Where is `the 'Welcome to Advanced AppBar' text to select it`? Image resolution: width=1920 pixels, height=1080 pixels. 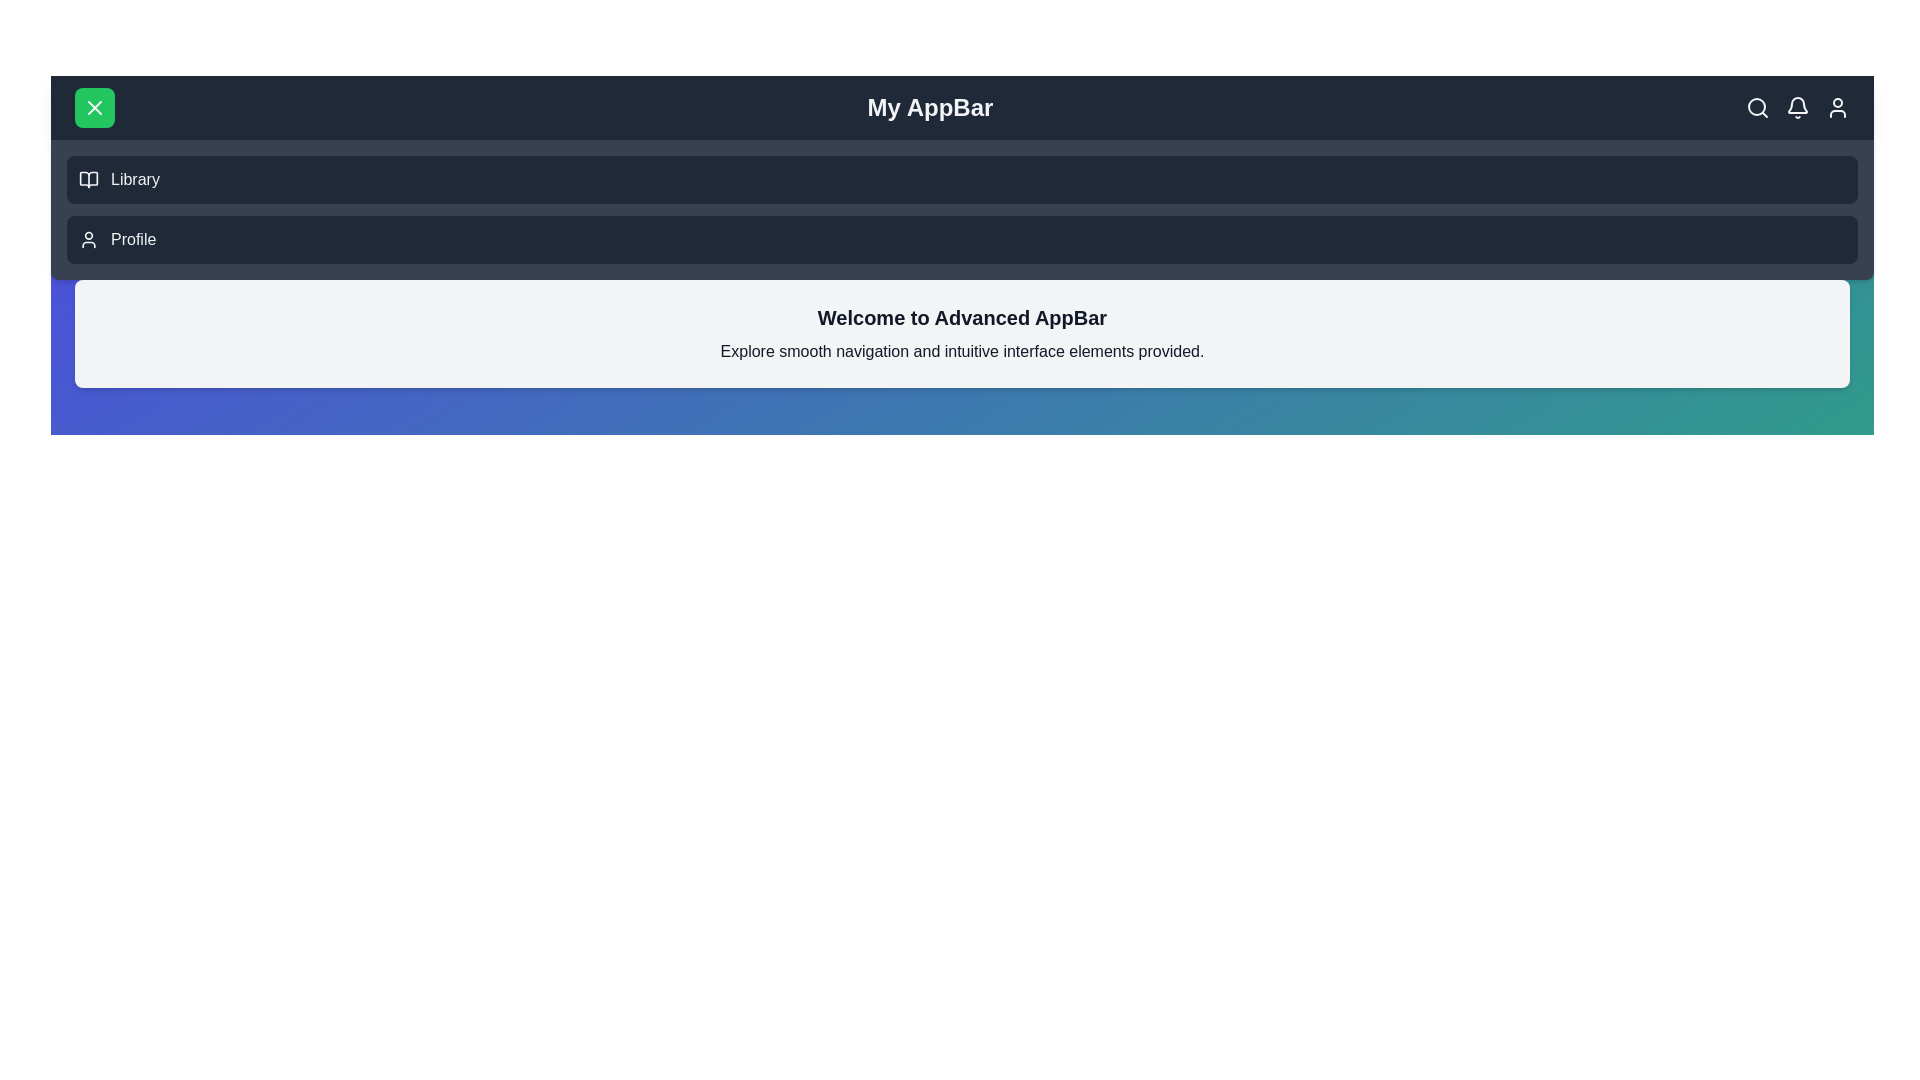
the 'Welcome to Advanced AppBar' text to select it is located at coordinates (962, 316).